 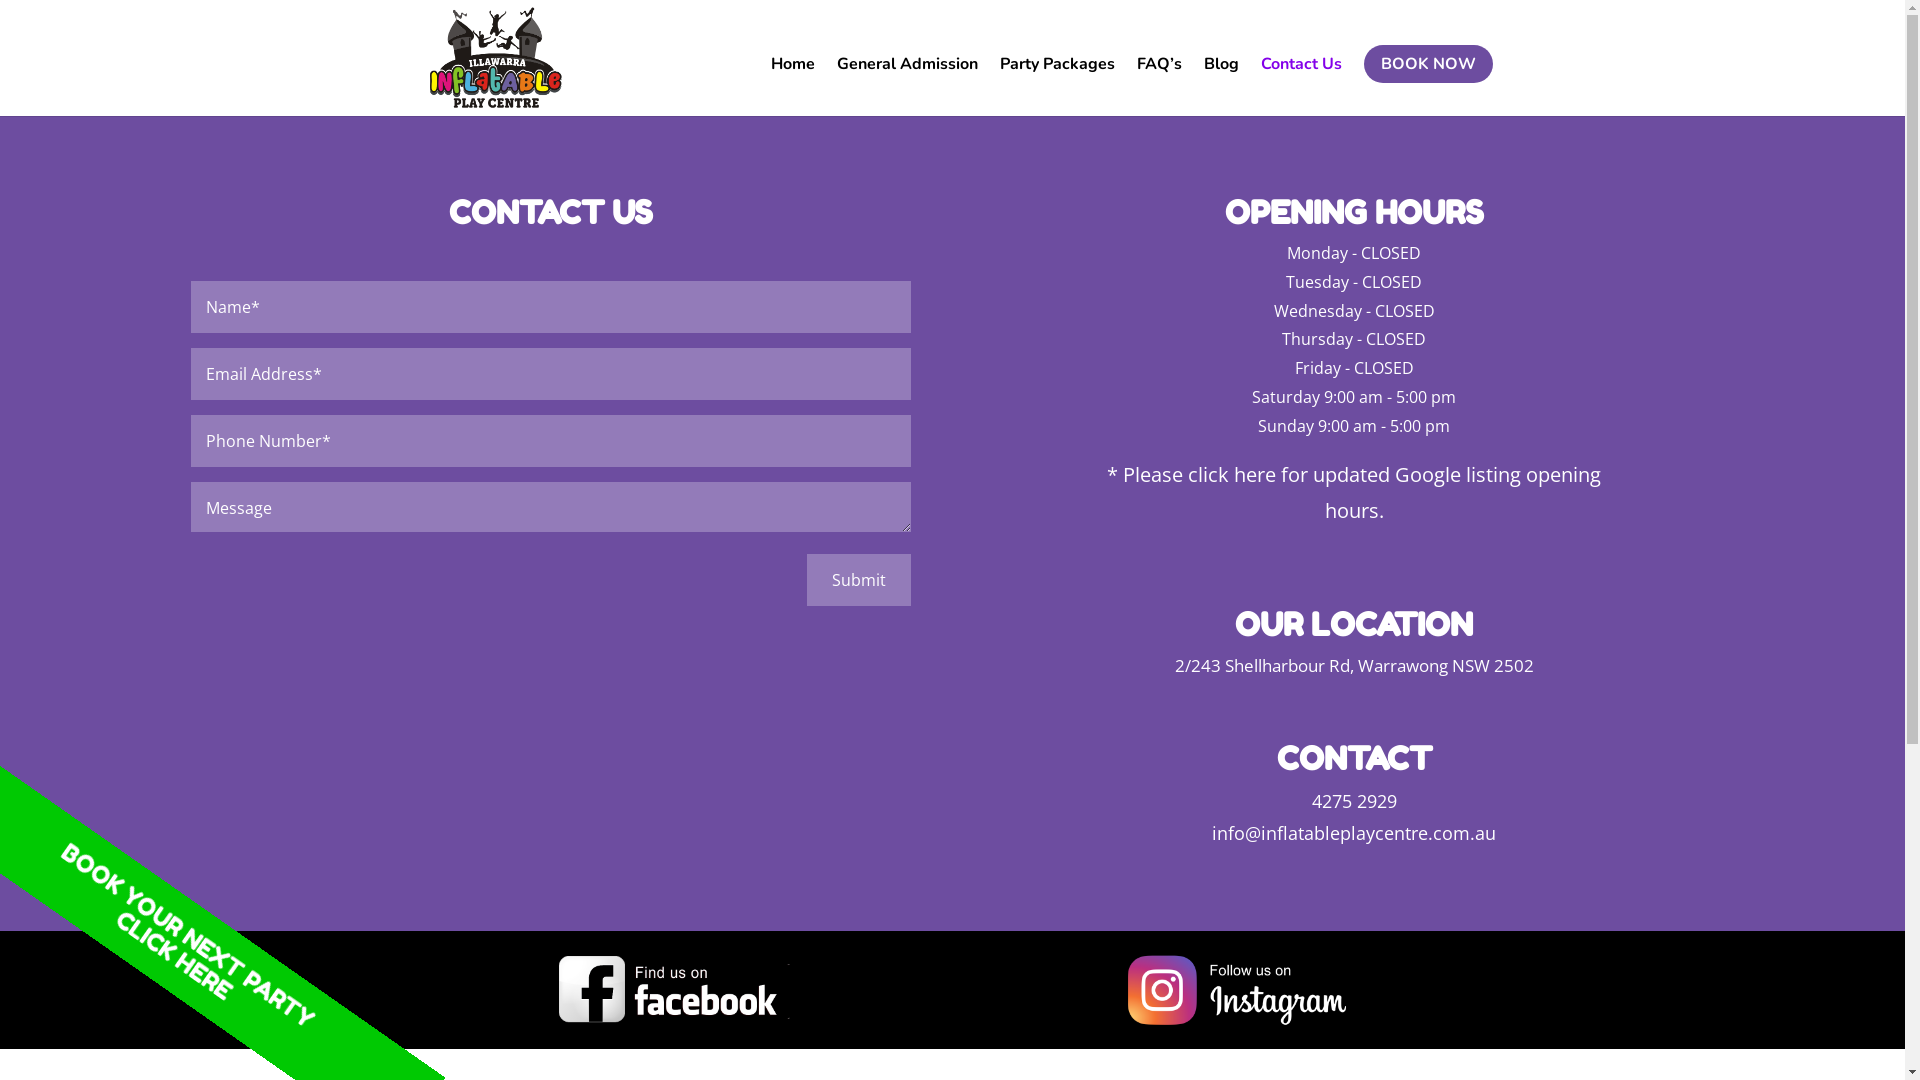 I want to click on 'info@inflatableplaycentre.com.au', so click(x=1210, y=833).